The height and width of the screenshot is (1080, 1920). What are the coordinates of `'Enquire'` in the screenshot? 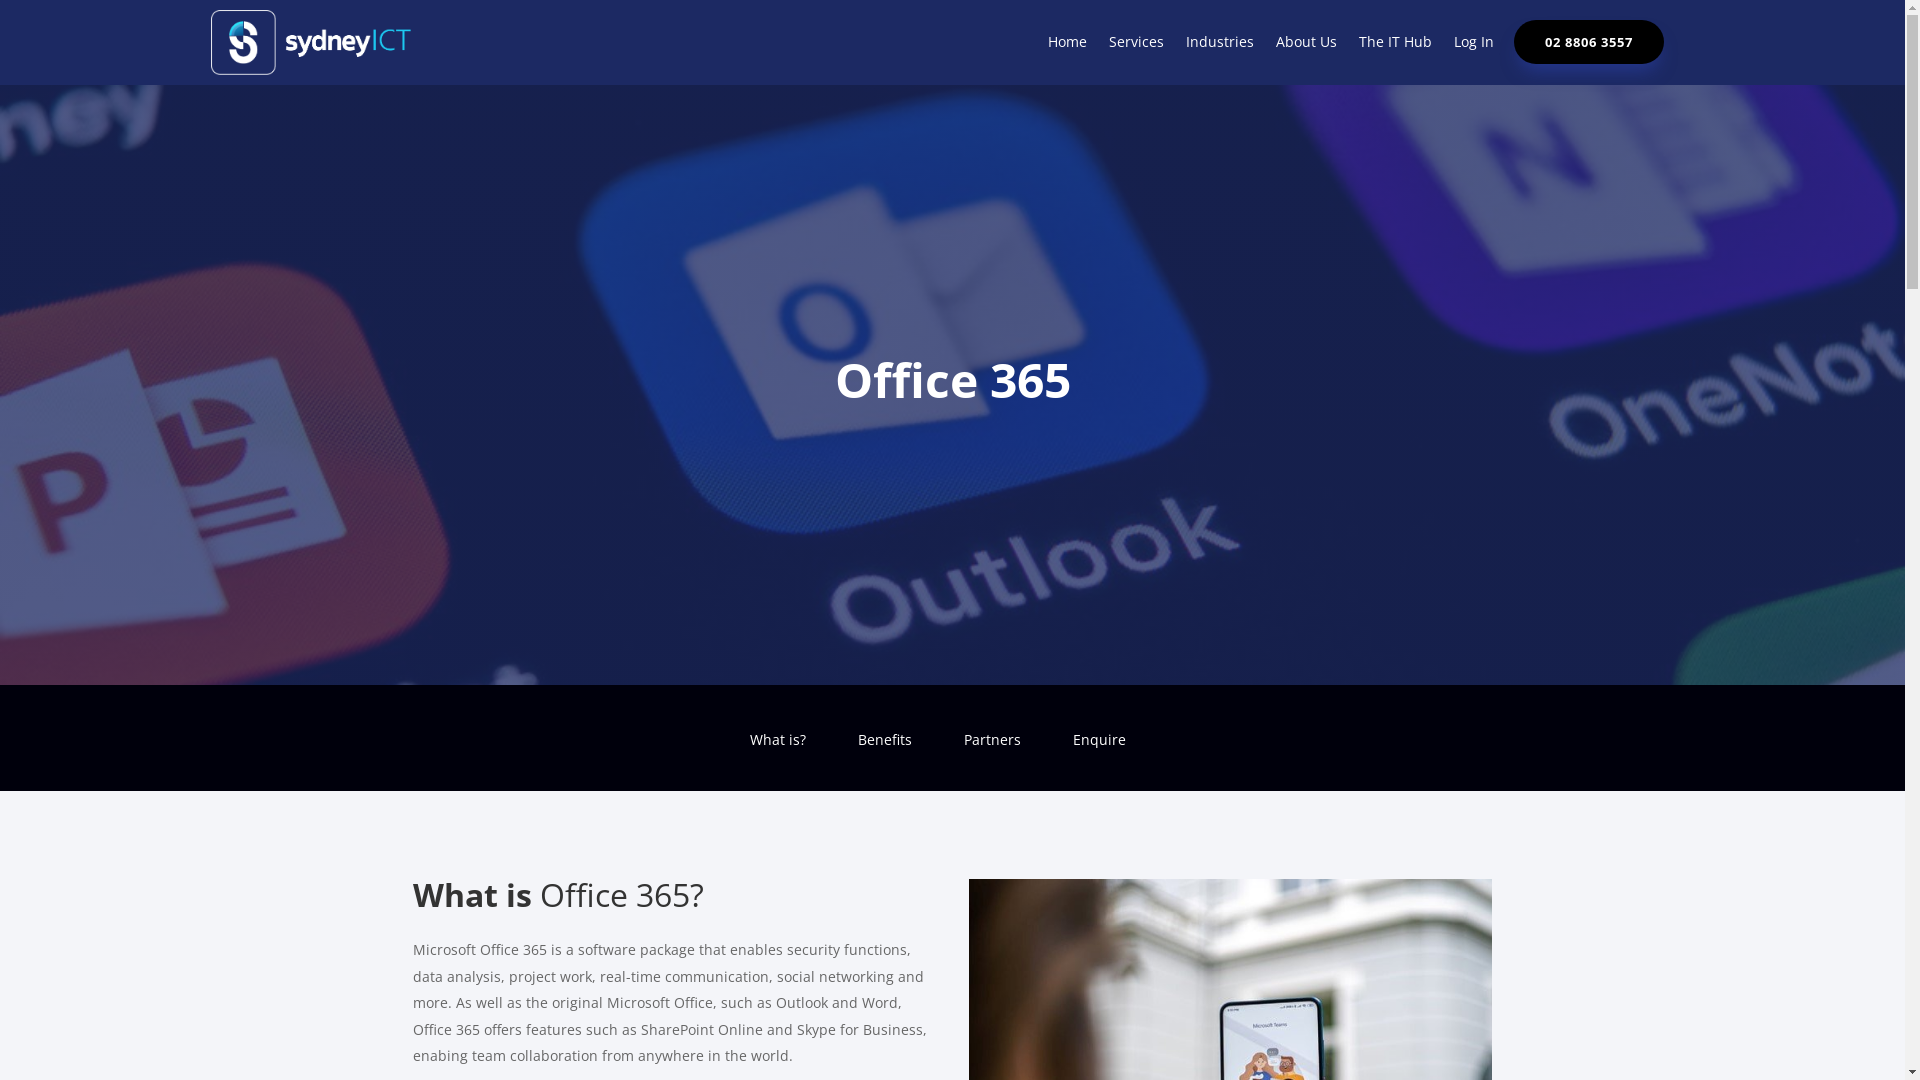 It's located at (1070, 754).